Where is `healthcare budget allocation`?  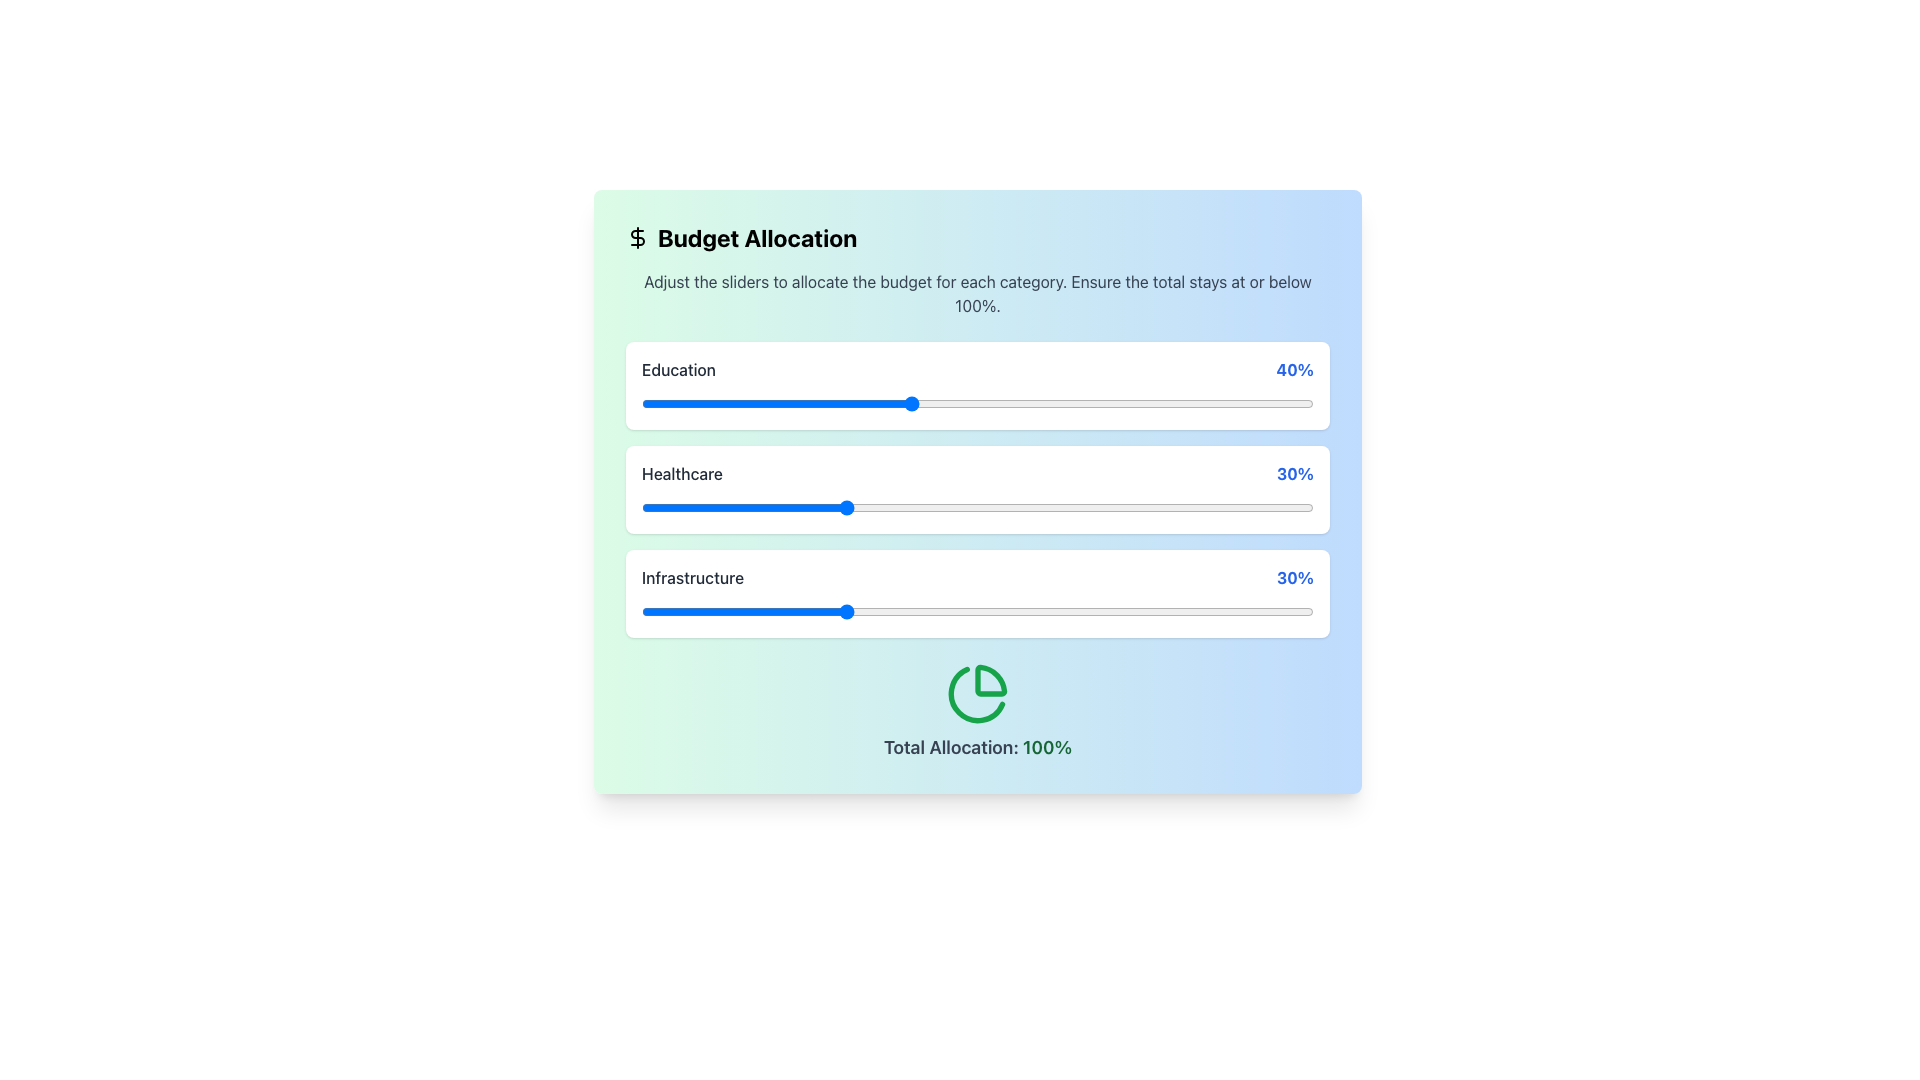
healthcare budget allocation is located at coordinates (735, 507).